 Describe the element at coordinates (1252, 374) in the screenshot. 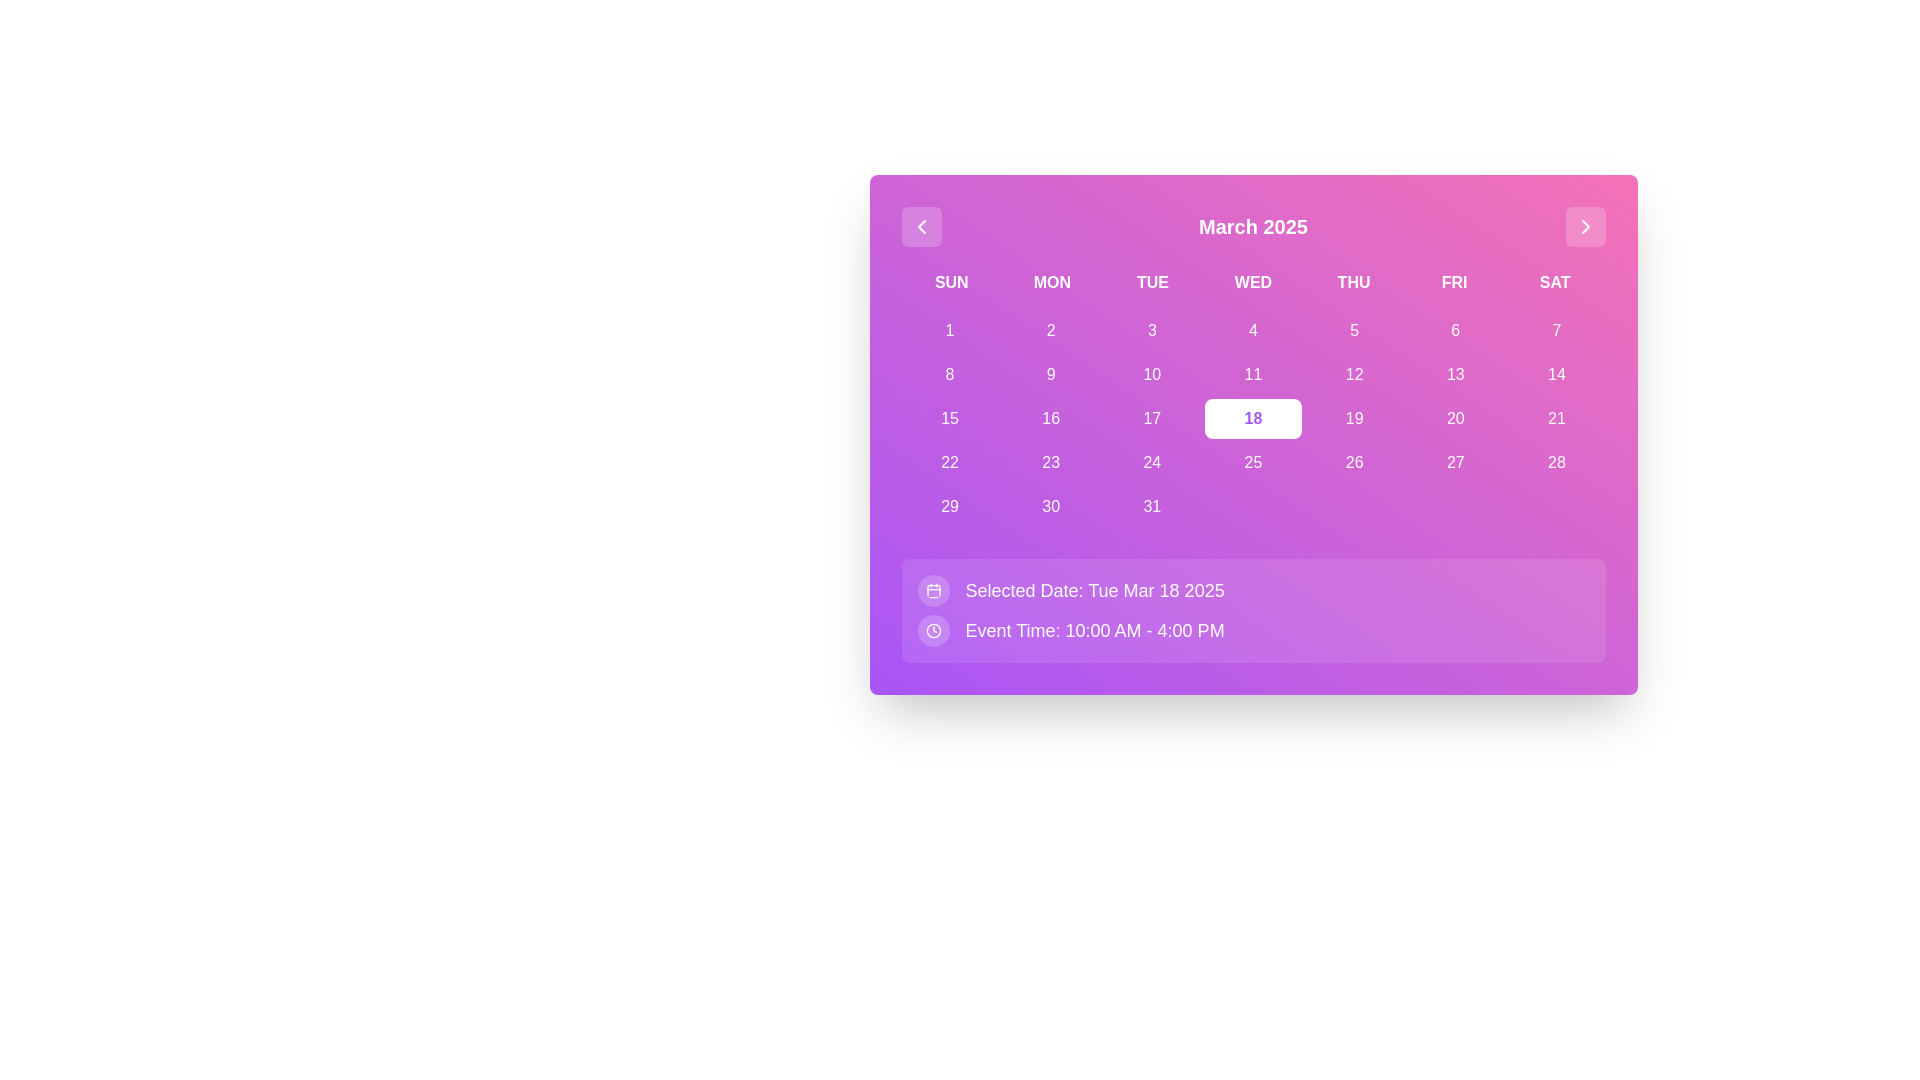

I see `the button representing the selectable date 11 in the second row and fourth column of the calendar interface` at that location.